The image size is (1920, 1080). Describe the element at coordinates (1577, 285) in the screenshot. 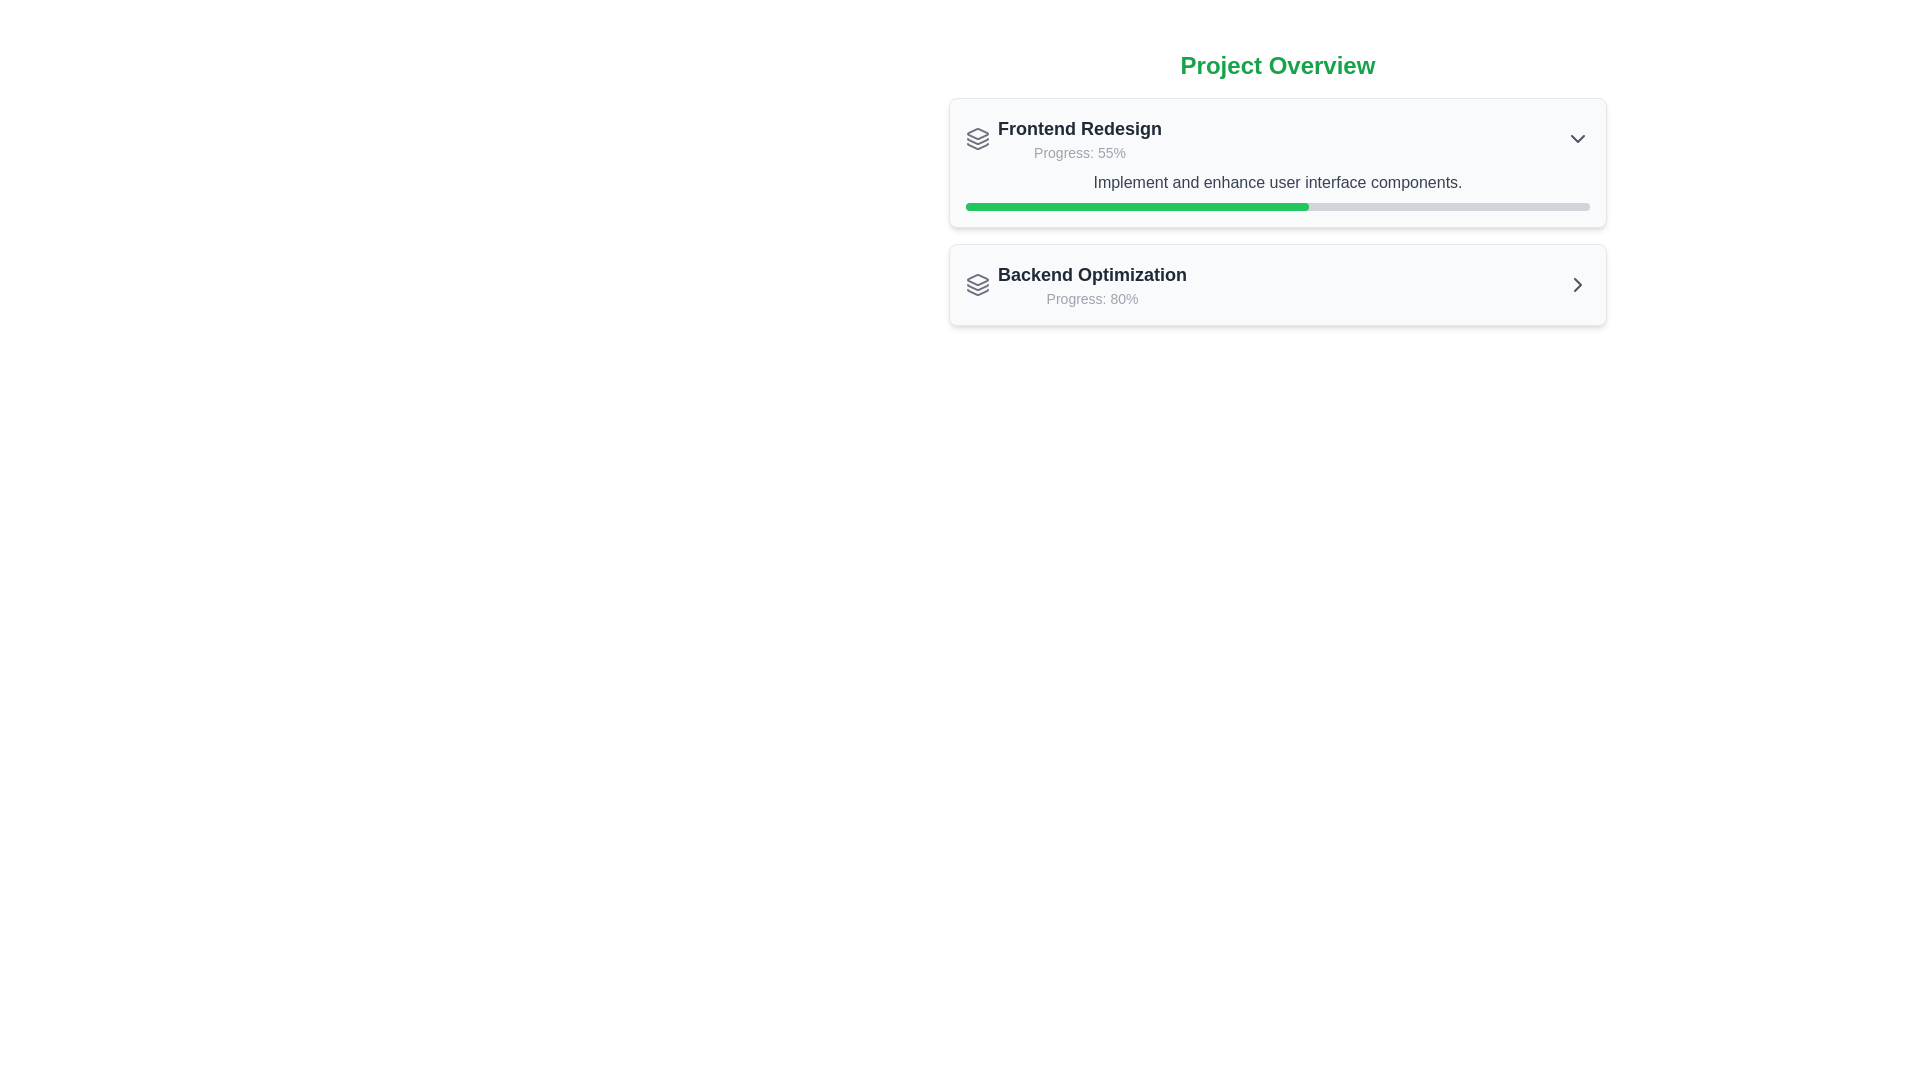

I see `the chevron icon button located at the far-right of the 'Backend Optimization' section` at that location.